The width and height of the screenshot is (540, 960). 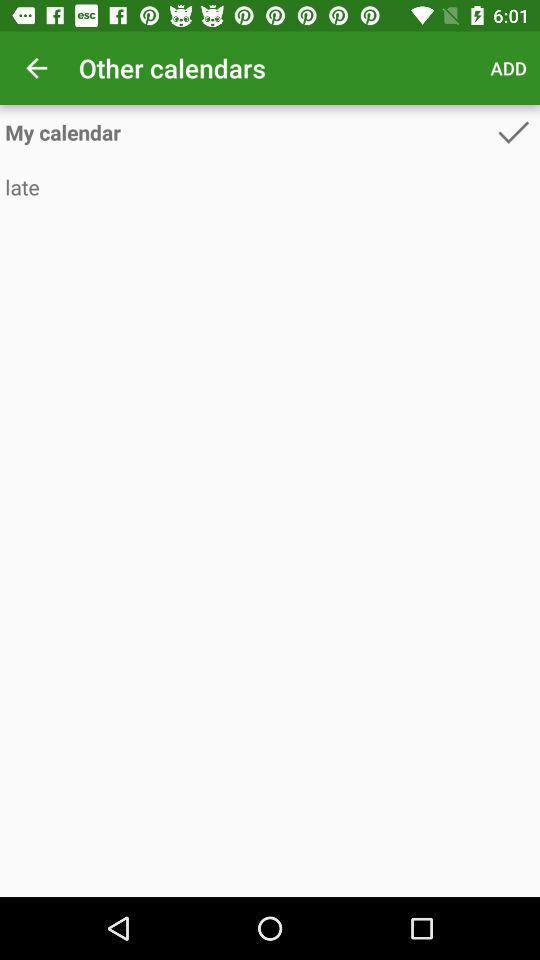 What do you see at coordinates (270, 187) in the screenshot?
I see `late` at bounding box center [270, 187].